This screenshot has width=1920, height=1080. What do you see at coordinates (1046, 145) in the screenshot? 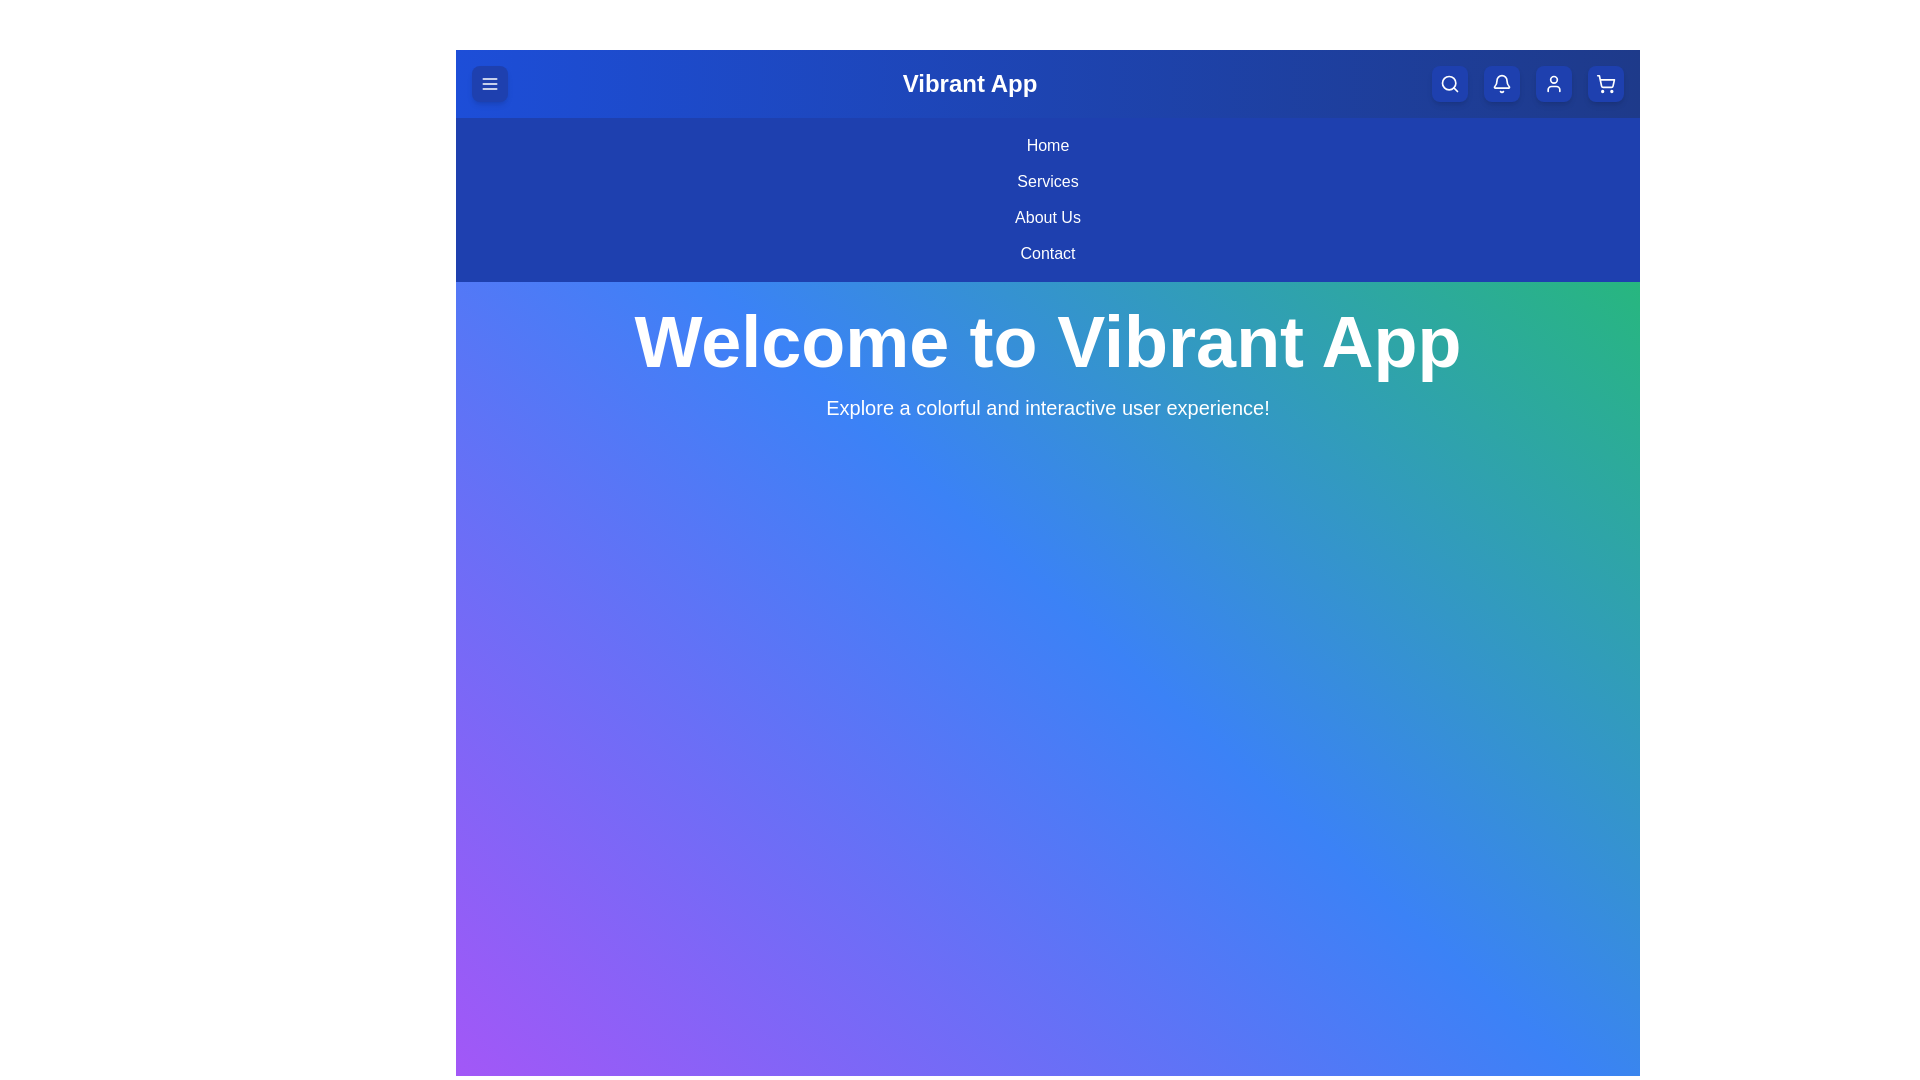
I see `the navigation menu item Home` at bounding box center [1046, 145].